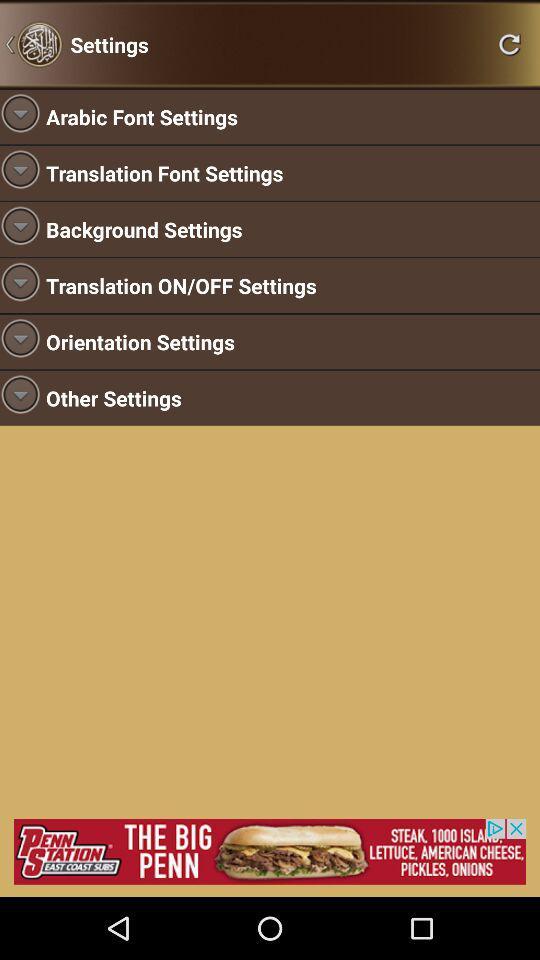 The height and width of the screenshot is (960, 540). Describe the element at coordinates (270, 850) in the screenshot. I see `advertisement` at that location.